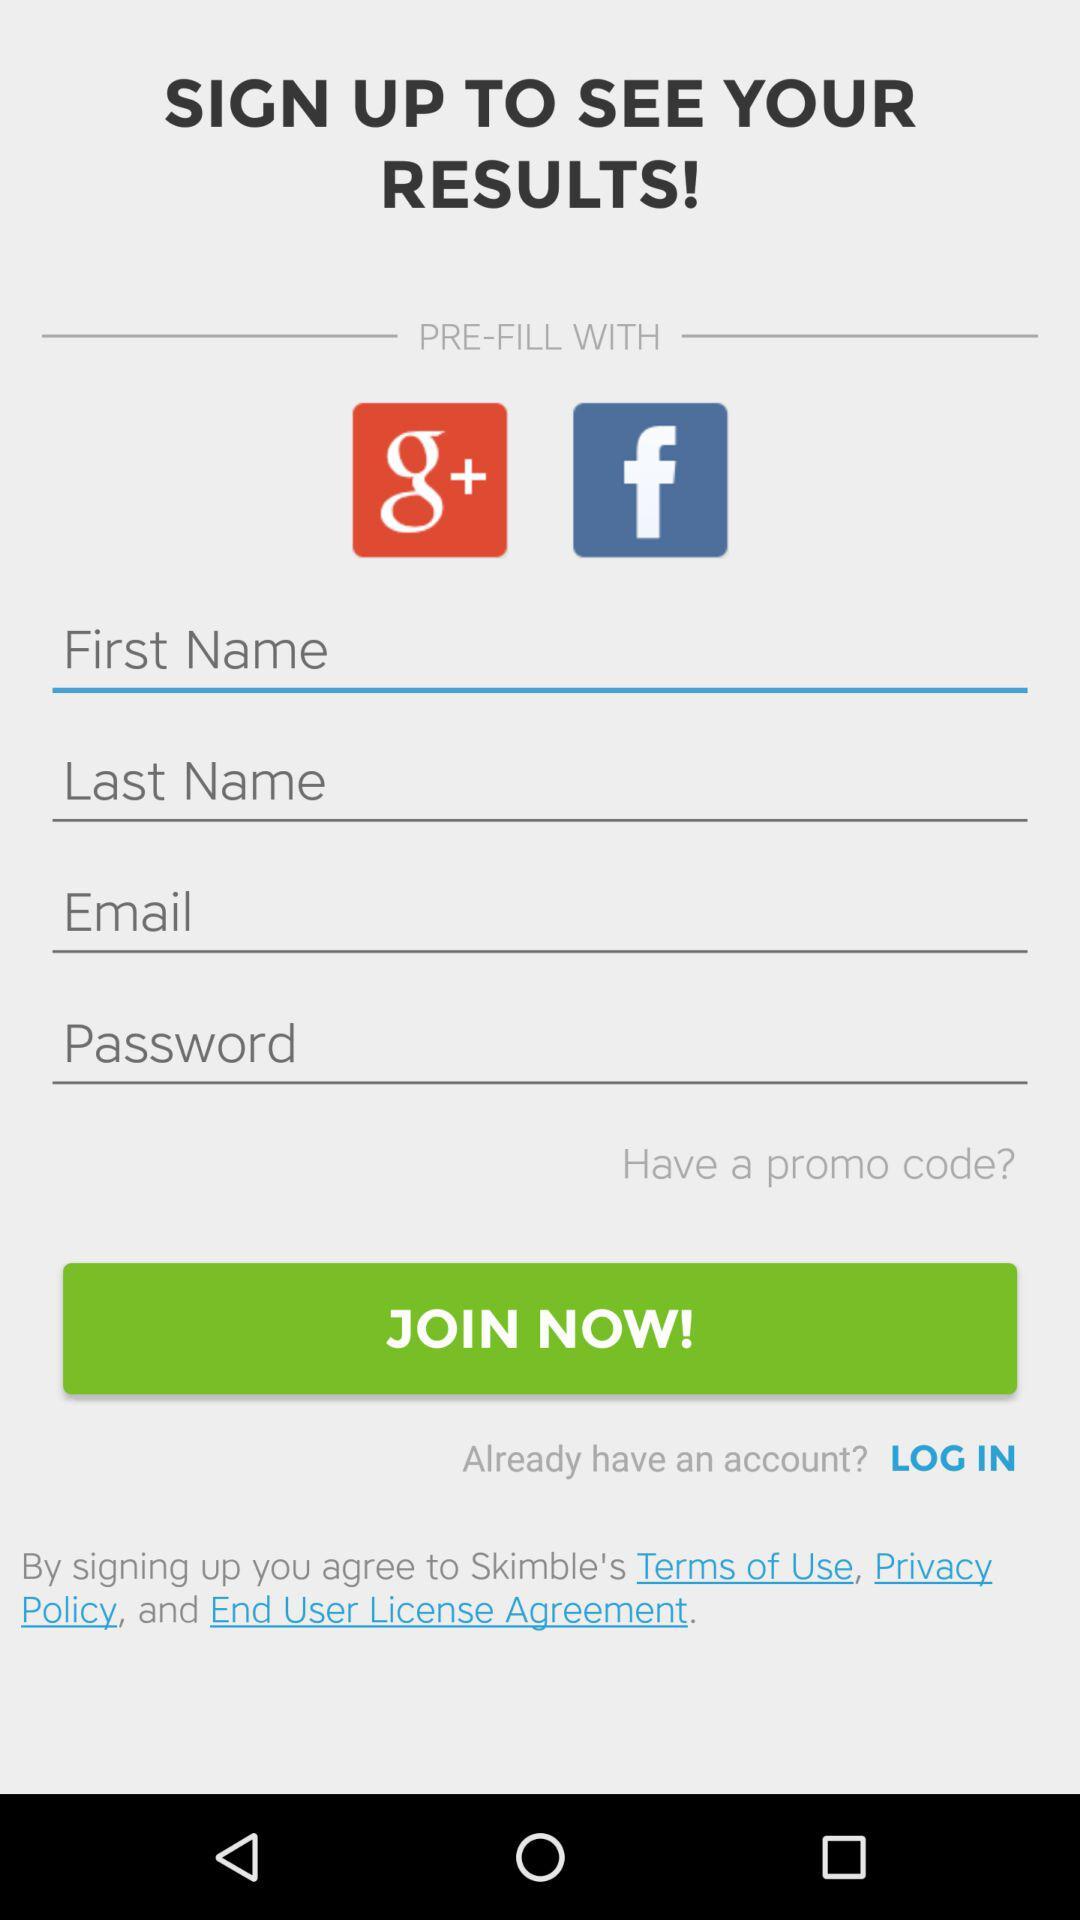 This screenshot has width=1080, height=1920. What do you see at coordinates (650, 480) in the screenshot?
I see `the icon below pre-fill with icon` at bounding box center [650, 480].